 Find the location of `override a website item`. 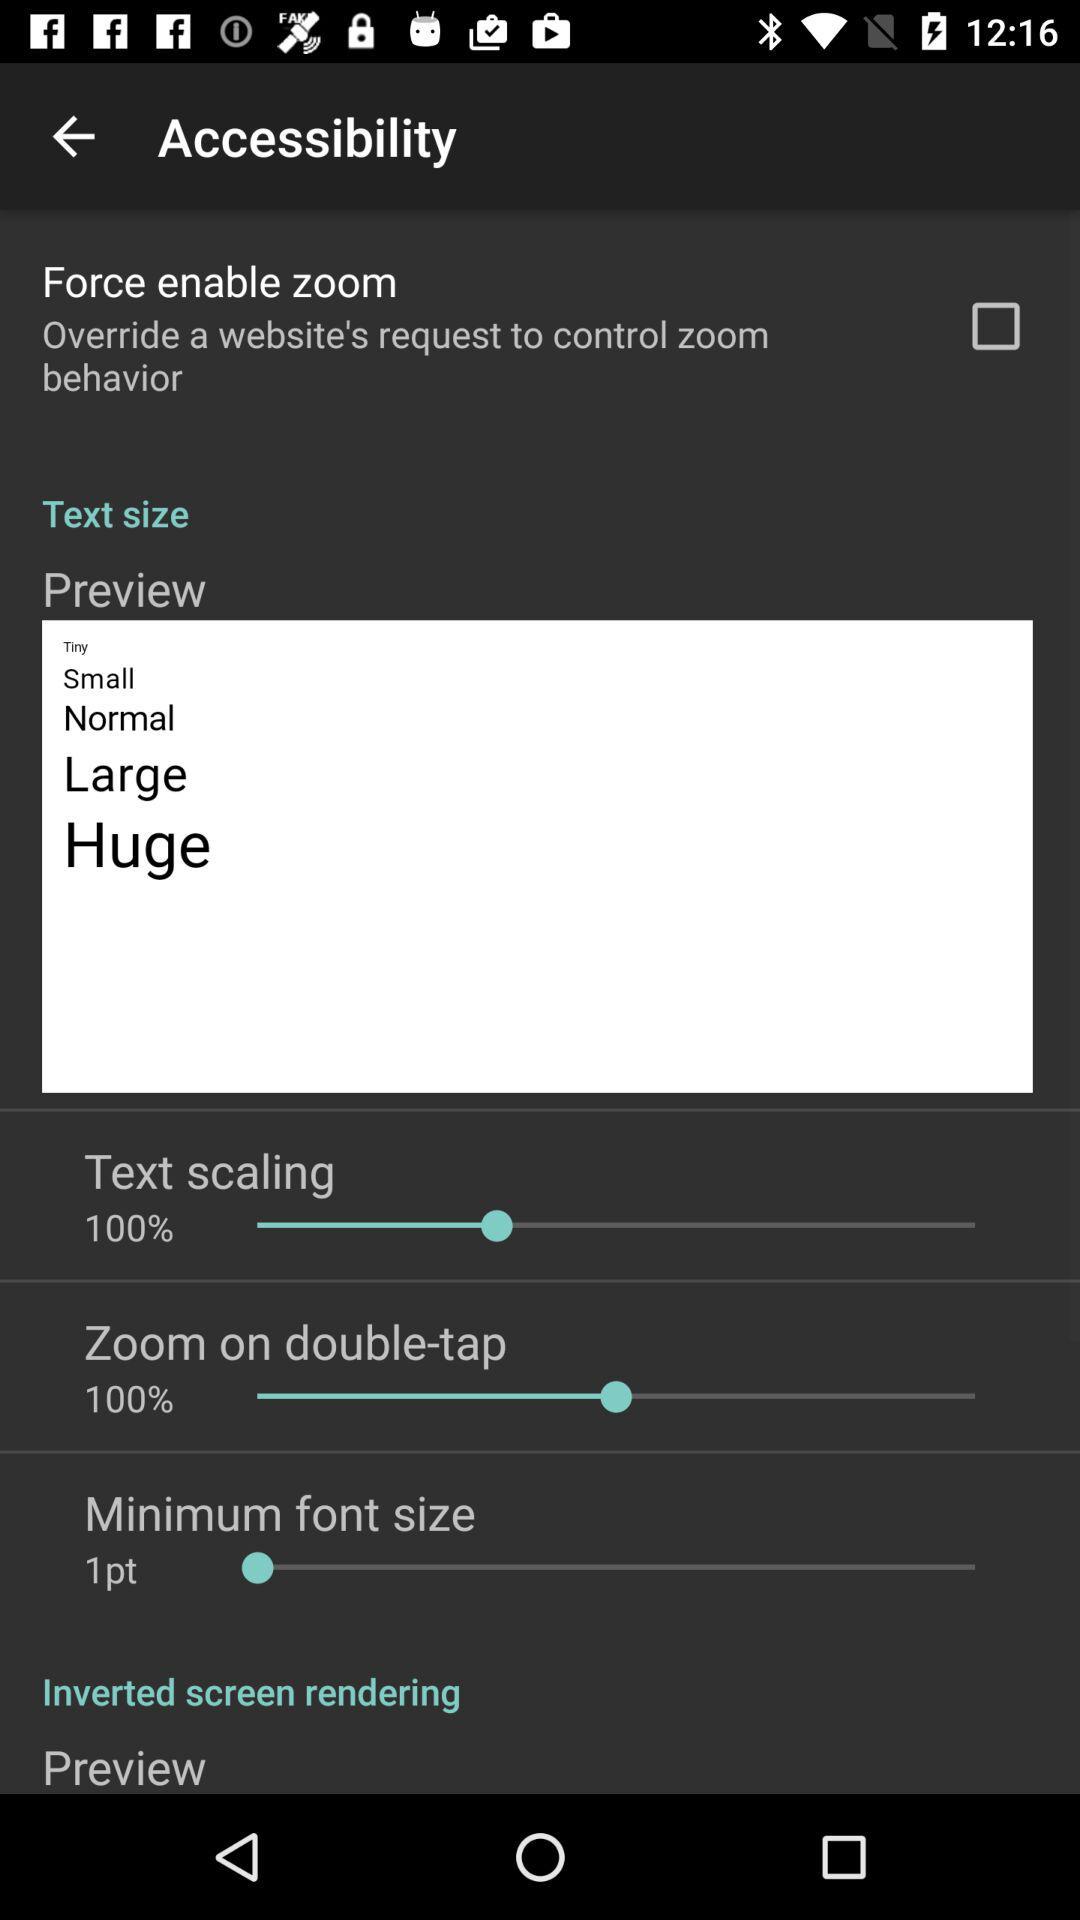

override a website item is located at coordinates (477, 355).